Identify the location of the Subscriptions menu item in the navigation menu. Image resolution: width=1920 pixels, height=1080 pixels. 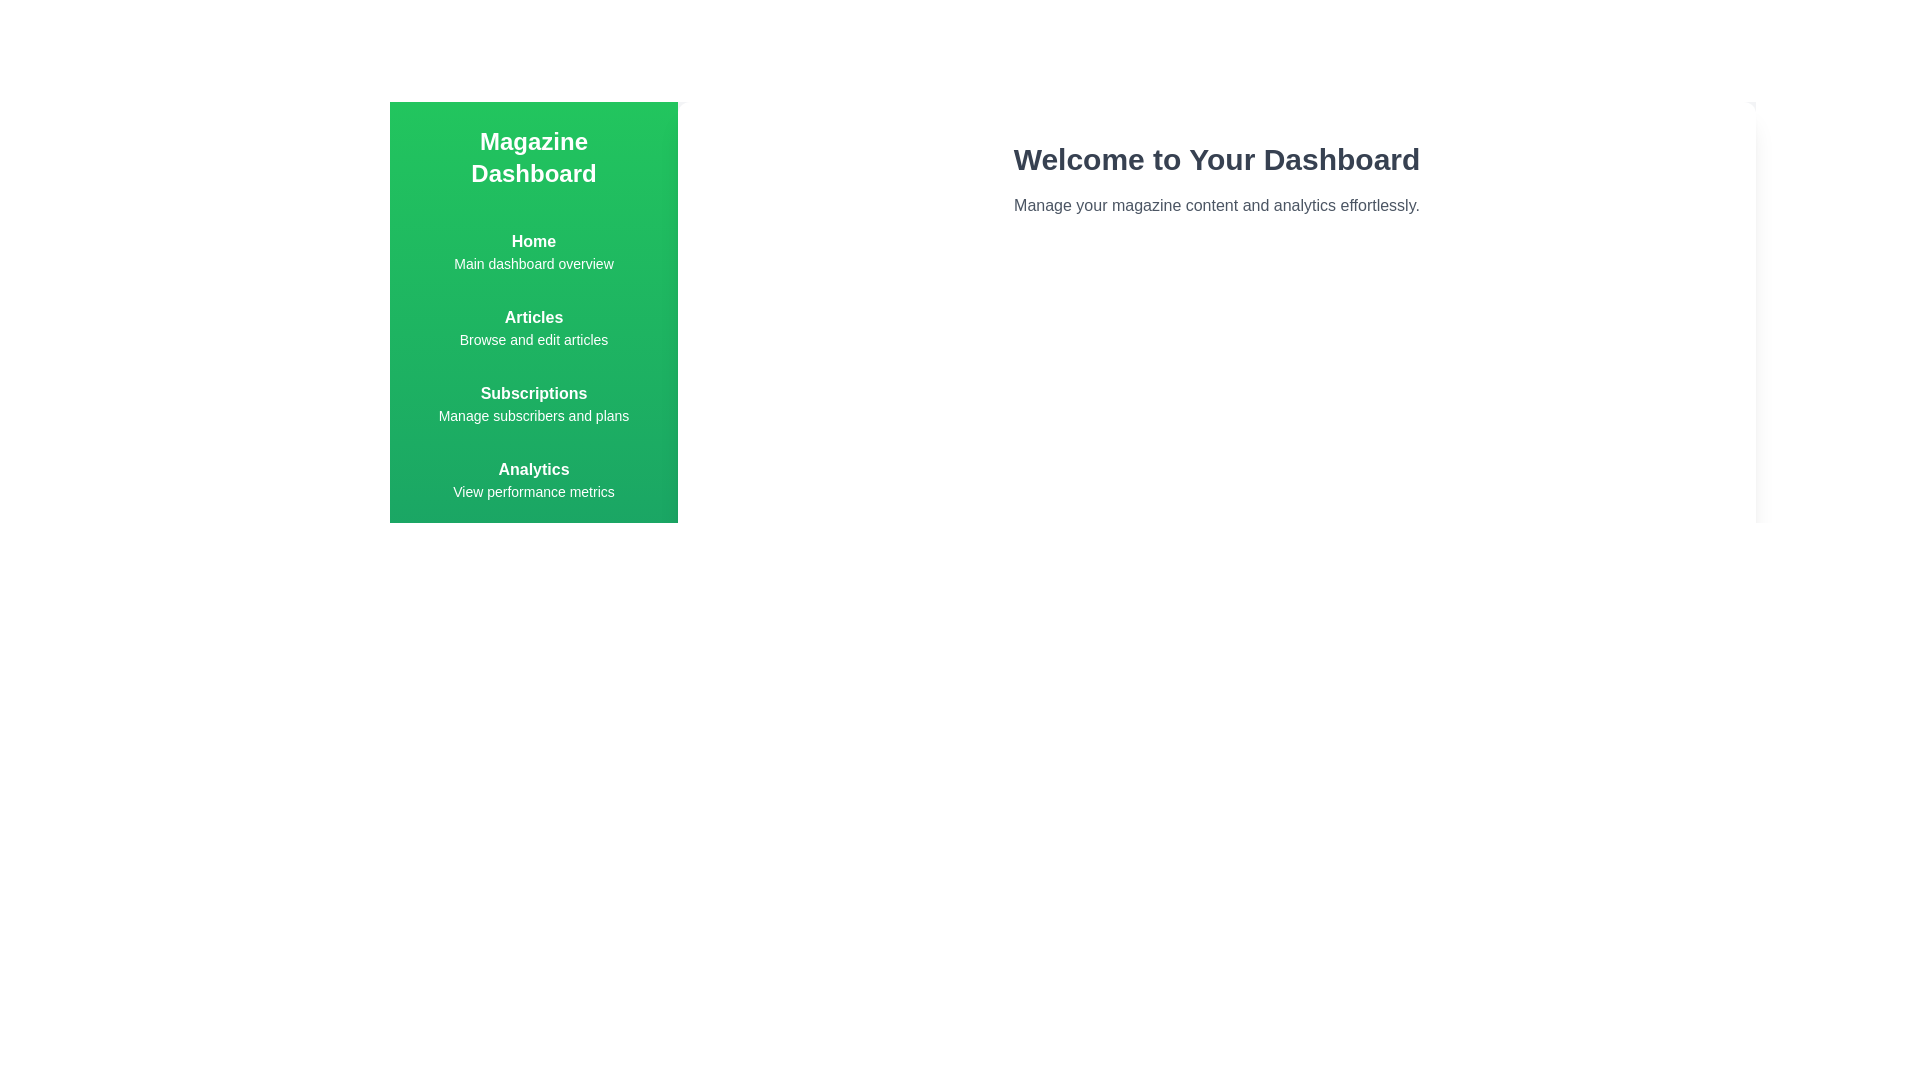
(533, 404).